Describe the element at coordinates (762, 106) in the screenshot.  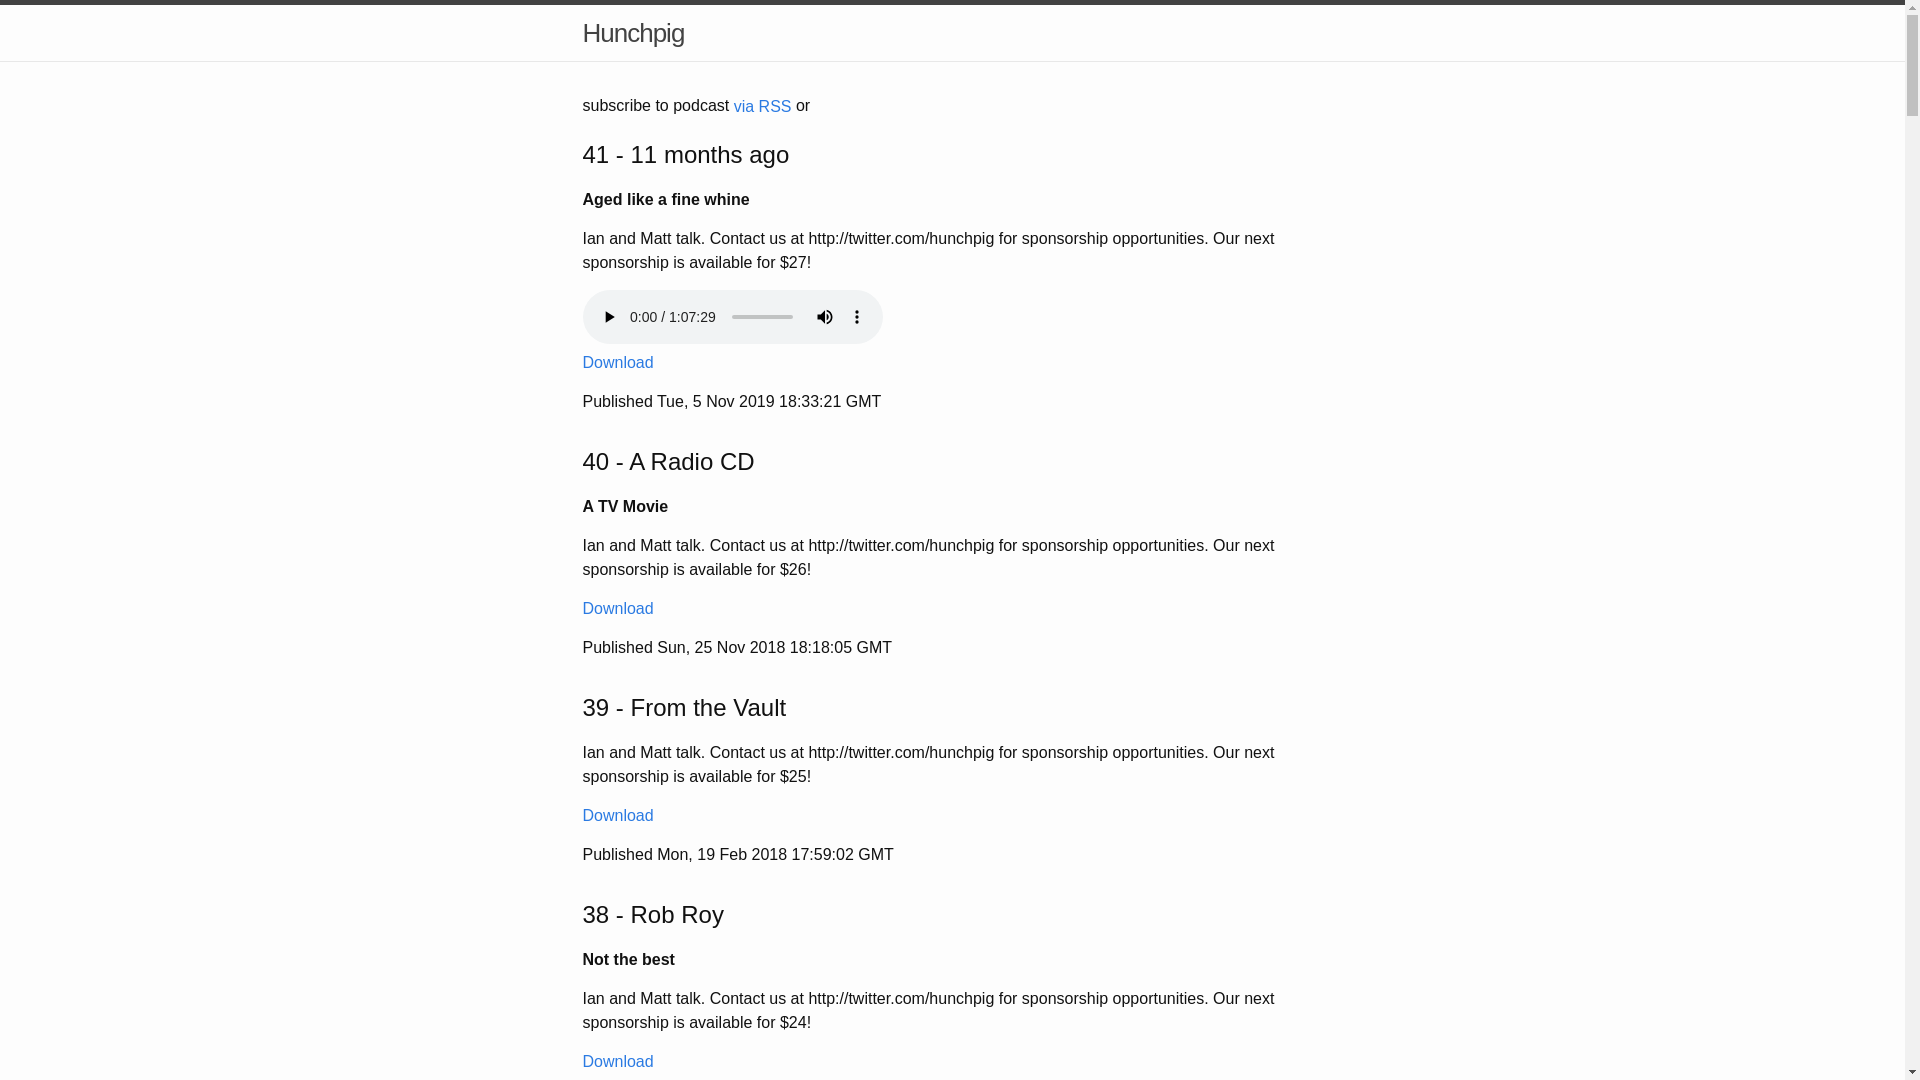
I see `'via RSS'` at that location.